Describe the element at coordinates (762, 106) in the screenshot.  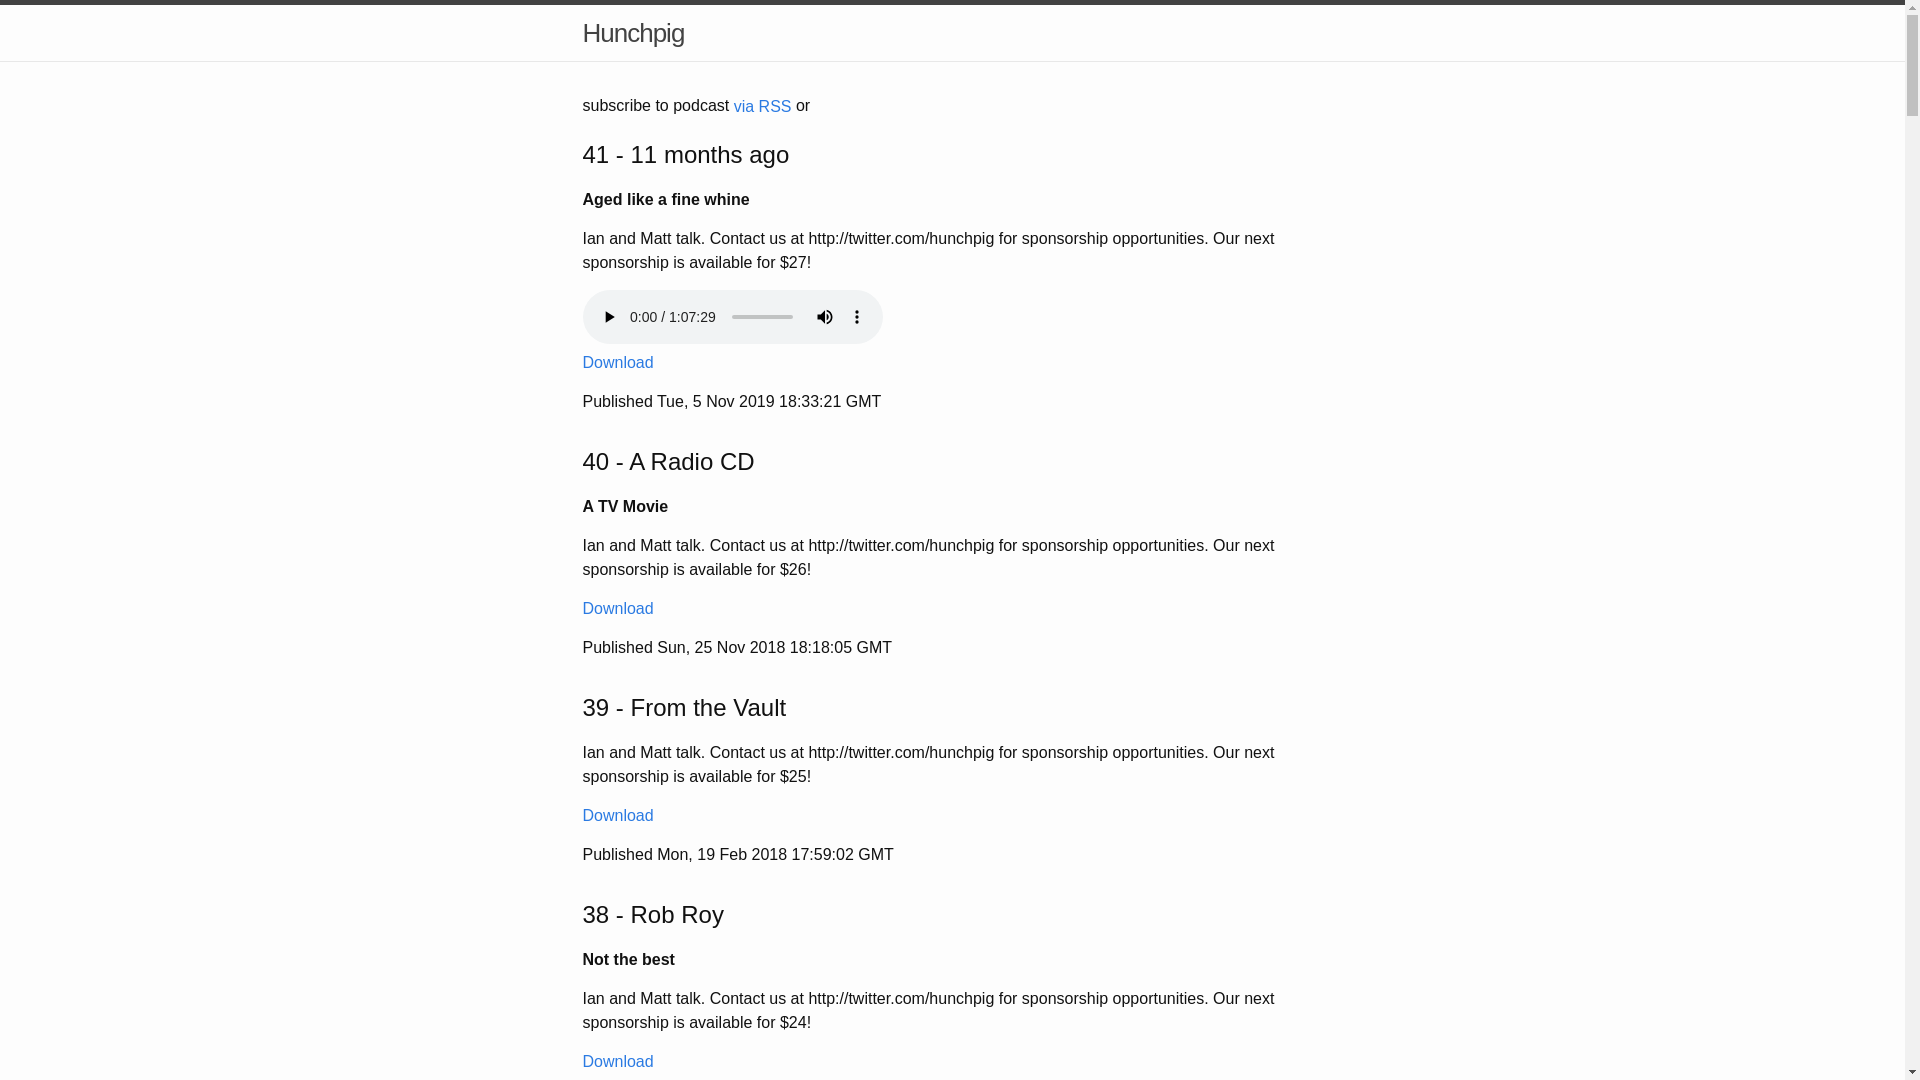
I see `'via RSS'` at that location.